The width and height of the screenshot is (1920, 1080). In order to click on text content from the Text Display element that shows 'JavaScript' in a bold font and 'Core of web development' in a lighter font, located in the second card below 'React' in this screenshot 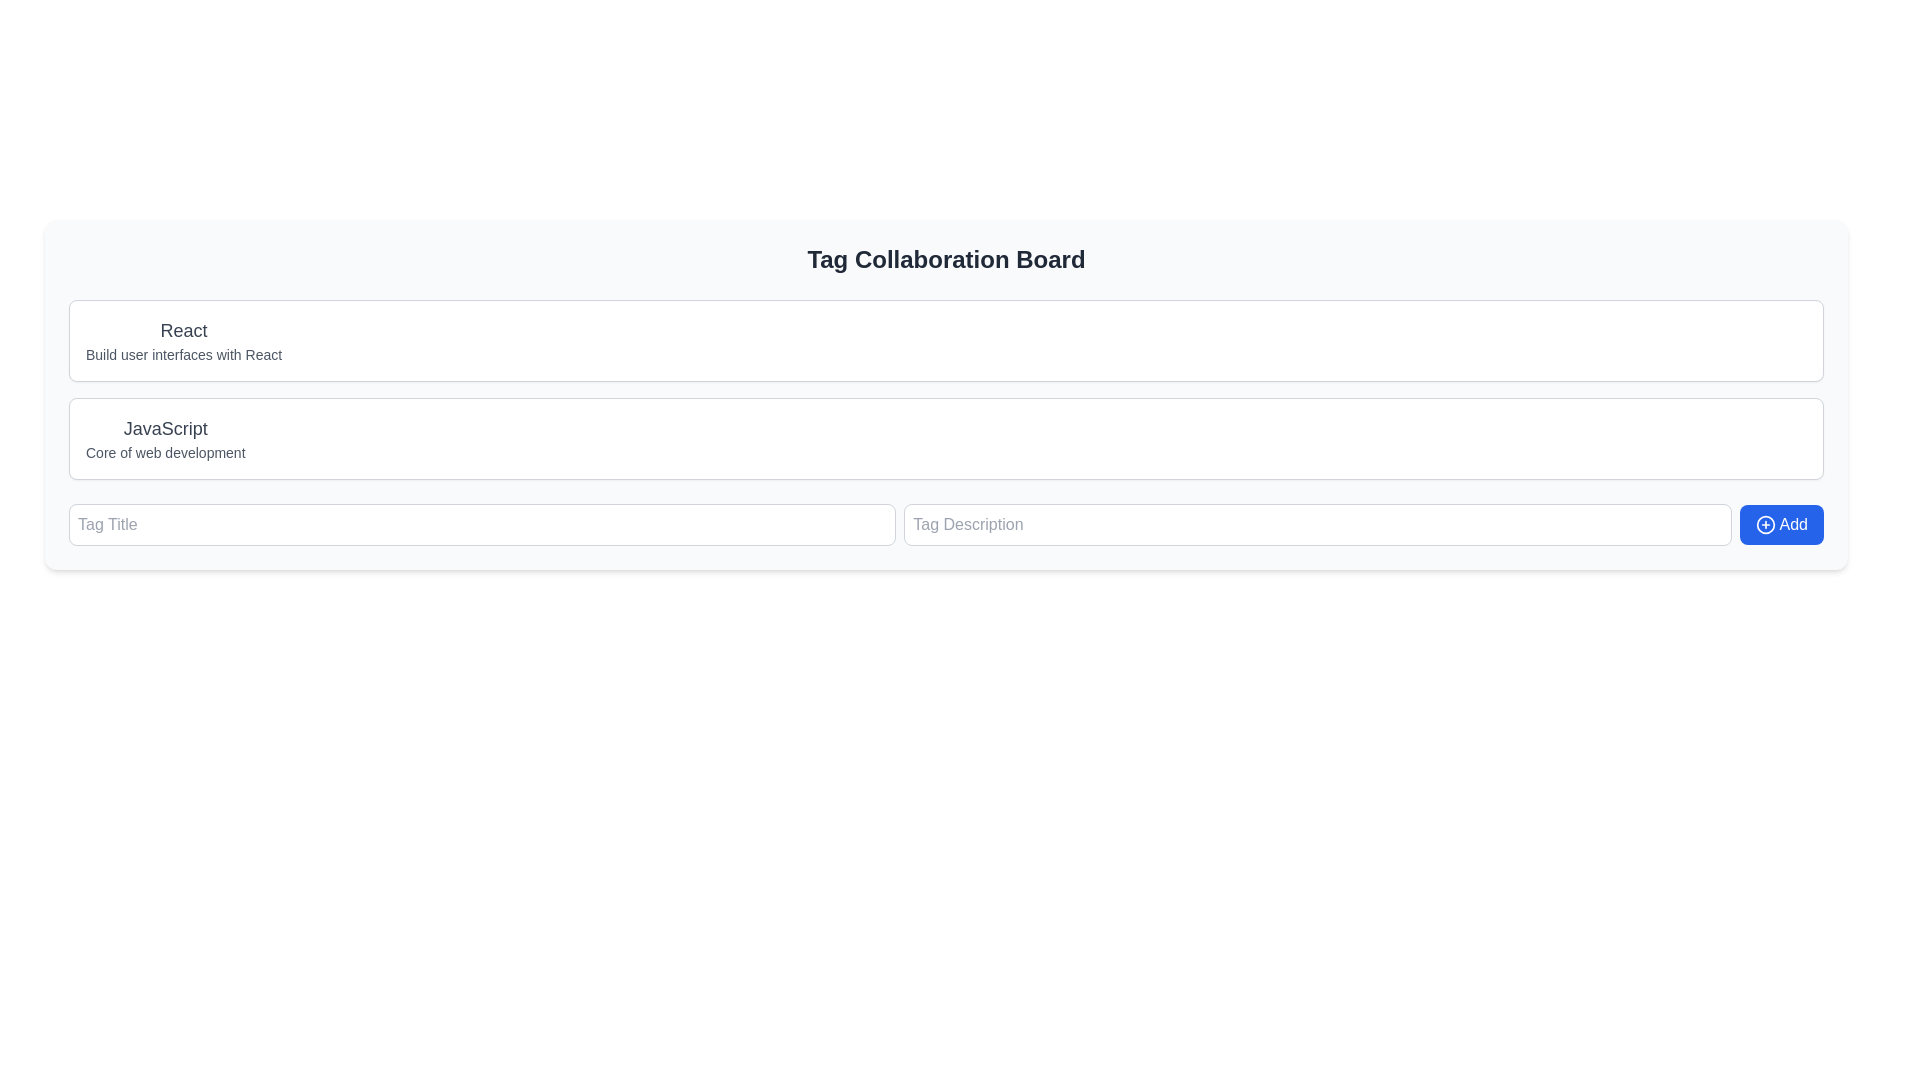, I will do `click(165, 438)`.